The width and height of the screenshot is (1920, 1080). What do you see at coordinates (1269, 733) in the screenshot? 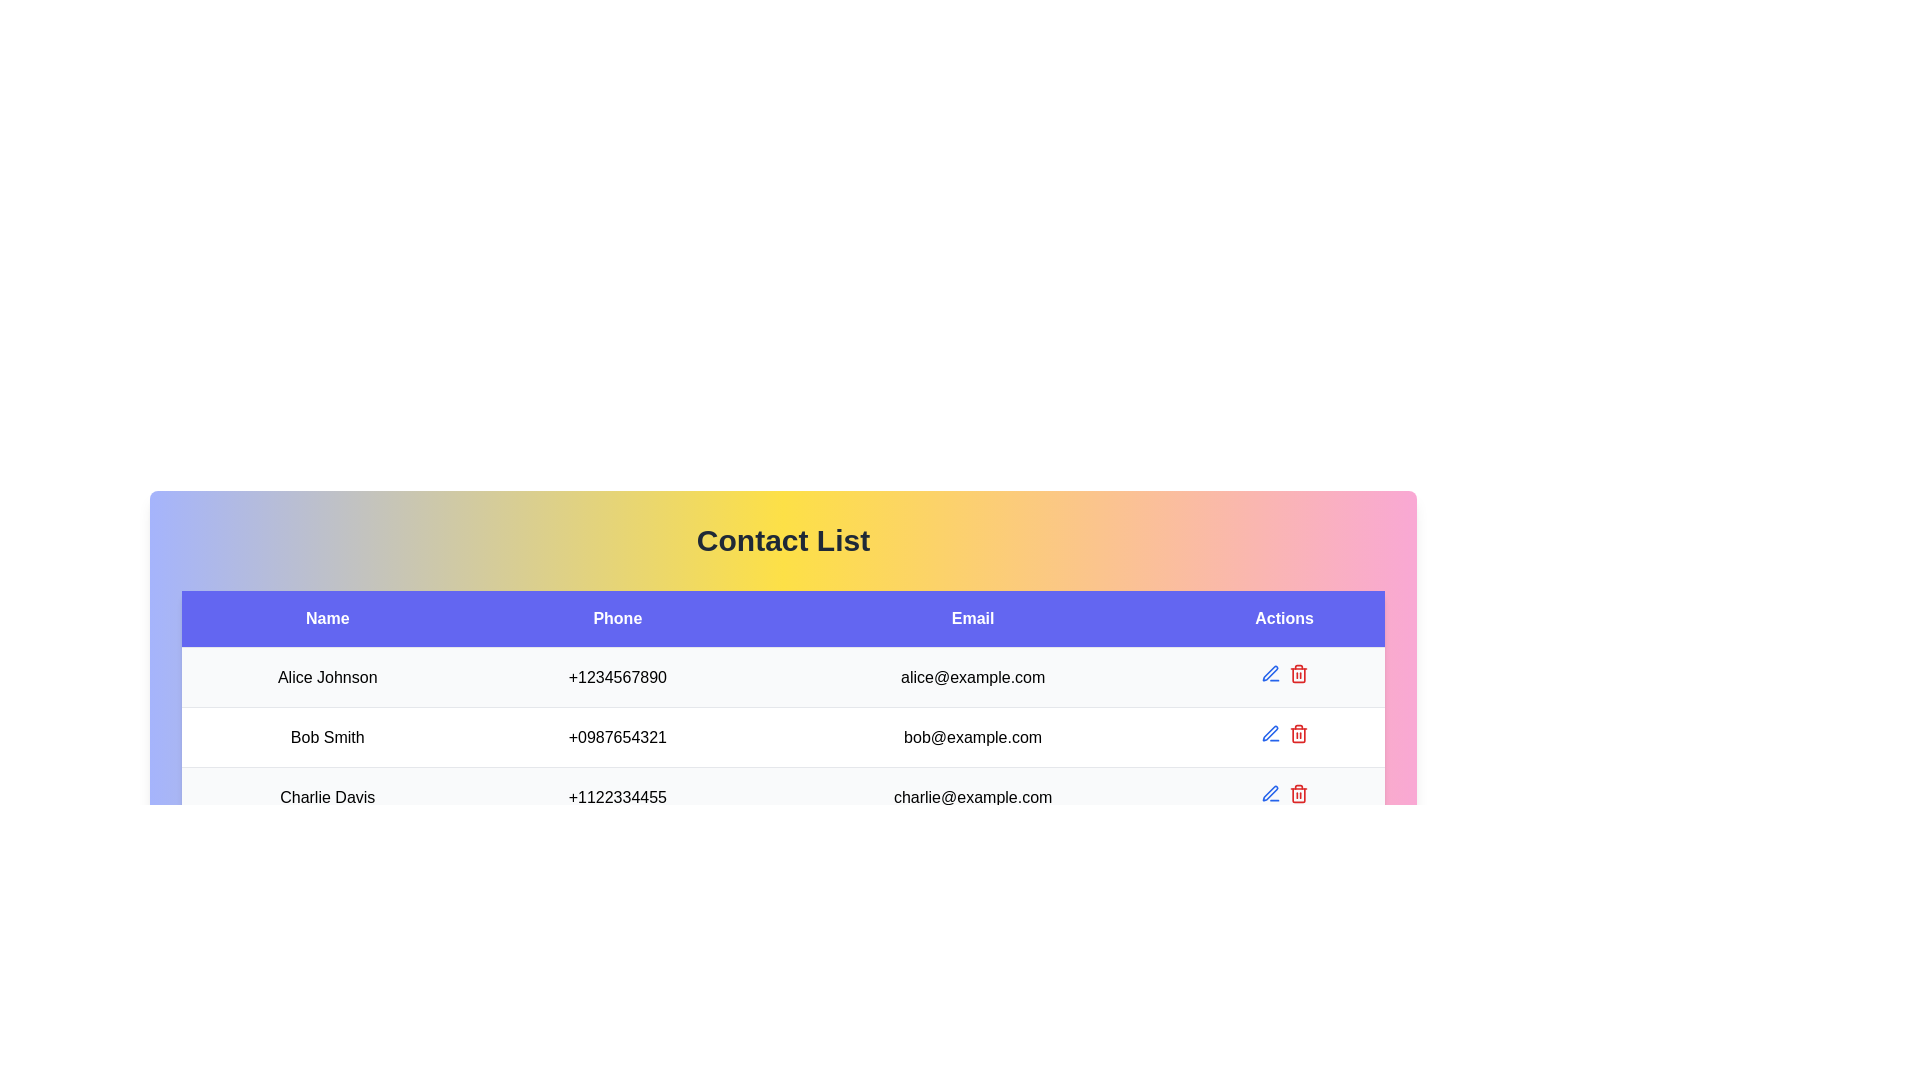
I see `the 'Edit' button icon for contact Bob Smith, which is the first interactive icon in the 'Actions' column of the second row` at bounding box center [1269, 733].